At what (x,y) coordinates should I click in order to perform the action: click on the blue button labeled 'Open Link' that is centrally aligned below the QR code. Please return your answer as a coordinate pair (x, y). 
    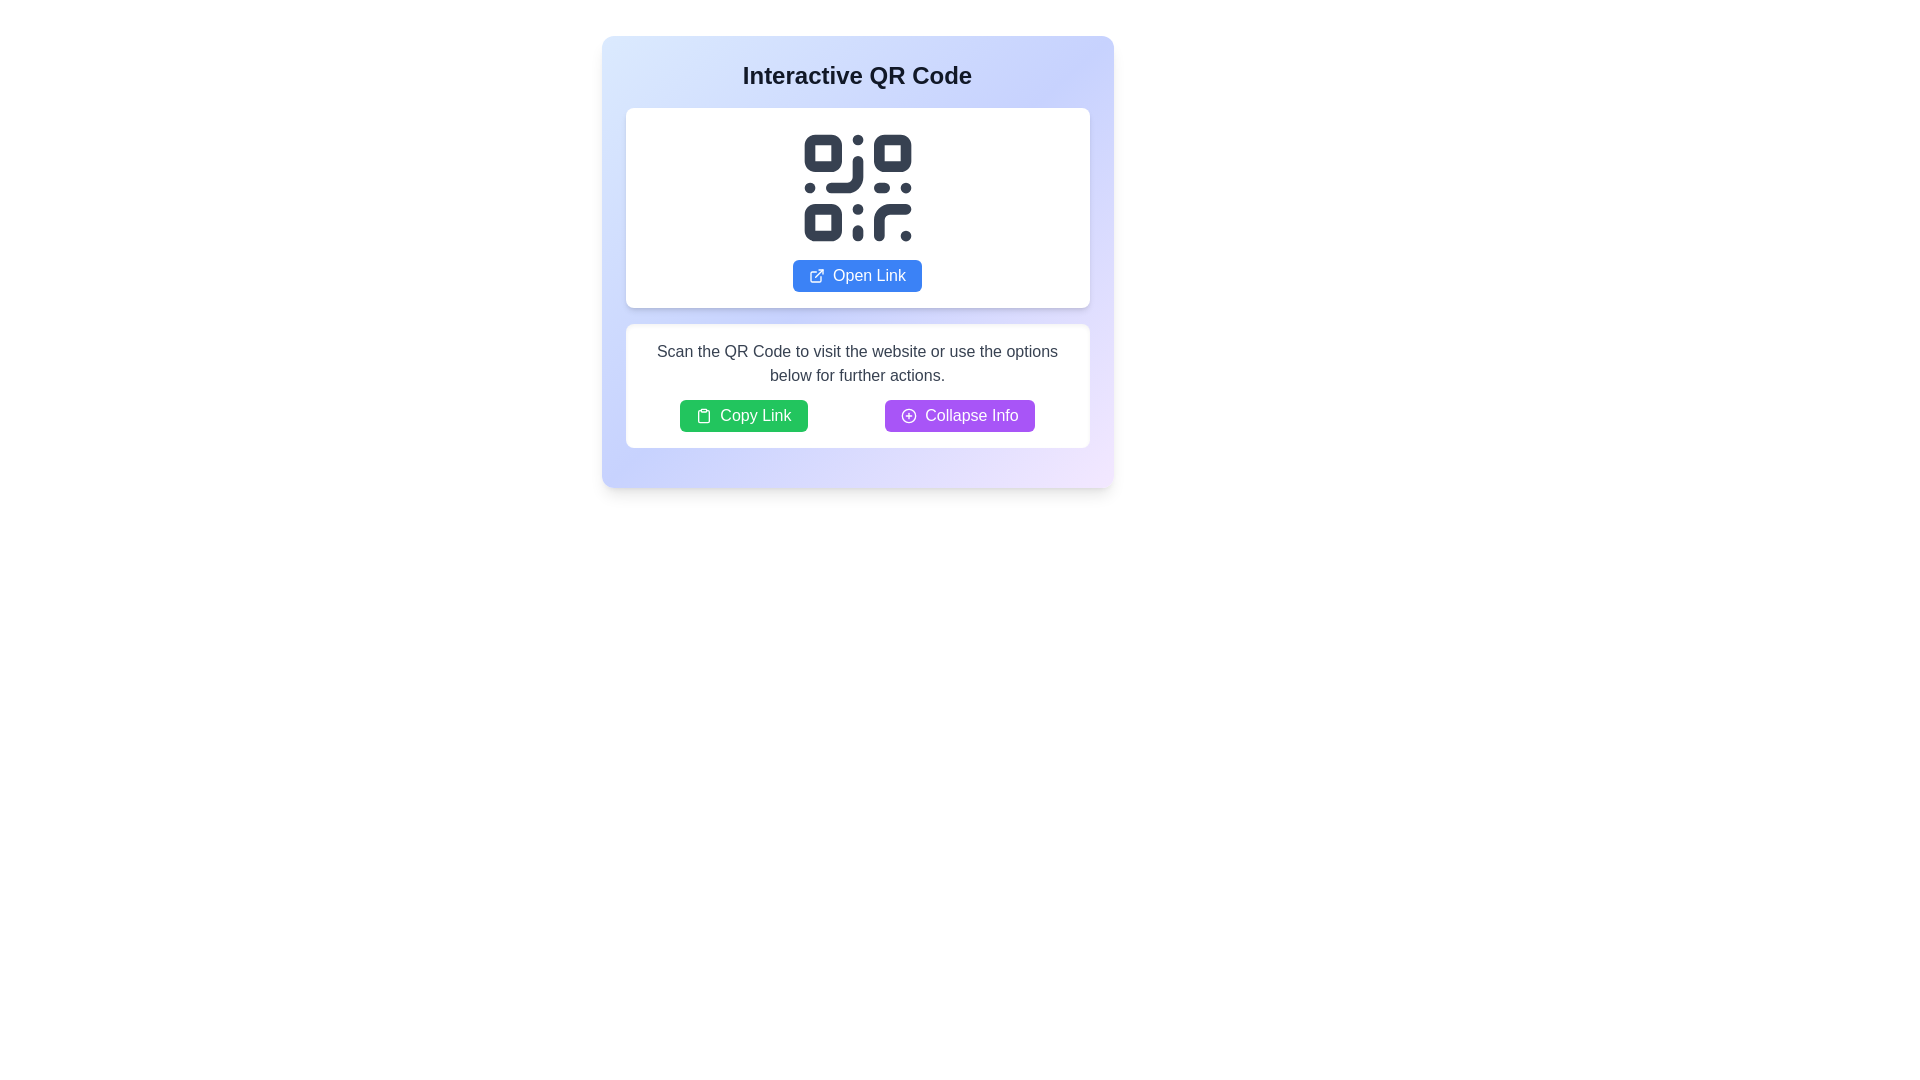
    Looking at the image, I should click on (857, 276).